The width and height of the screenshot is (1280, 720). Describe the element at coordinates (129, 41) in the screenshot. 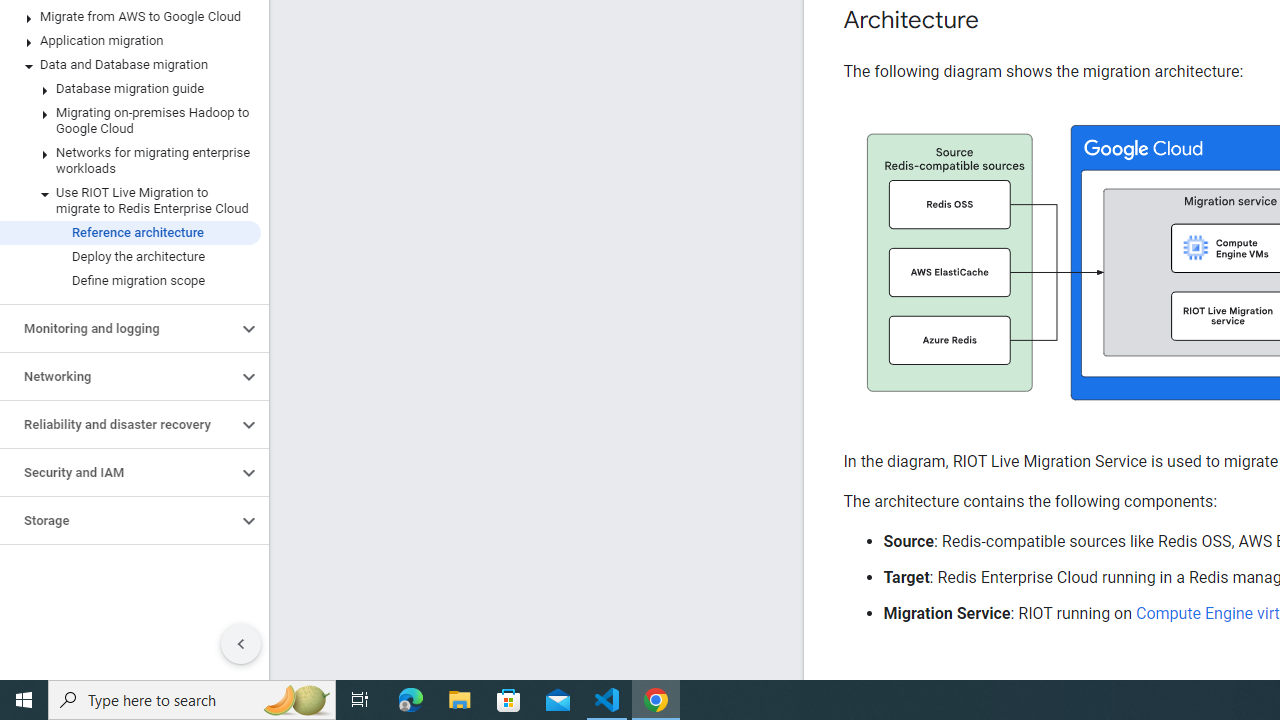

I see `'Application migration'` at that location.